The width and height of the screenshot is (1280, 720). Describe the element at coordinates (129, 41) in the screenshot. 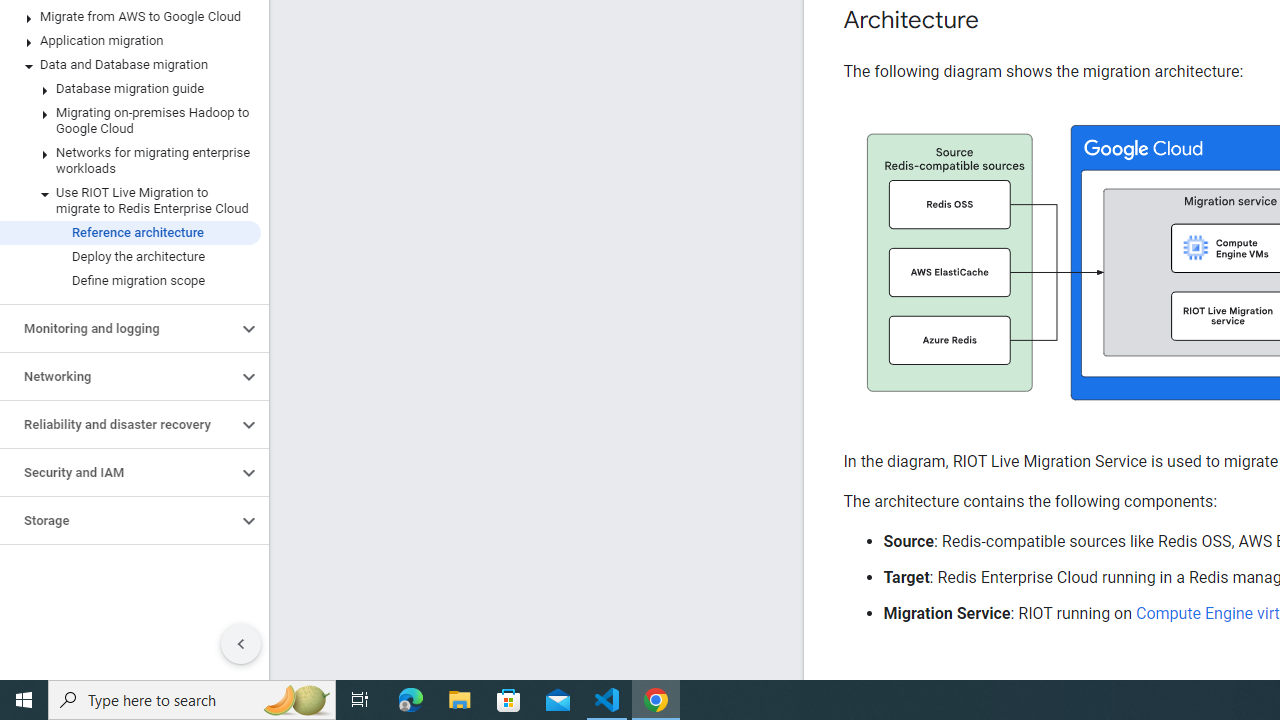

I see `'Application migration'` at that location.